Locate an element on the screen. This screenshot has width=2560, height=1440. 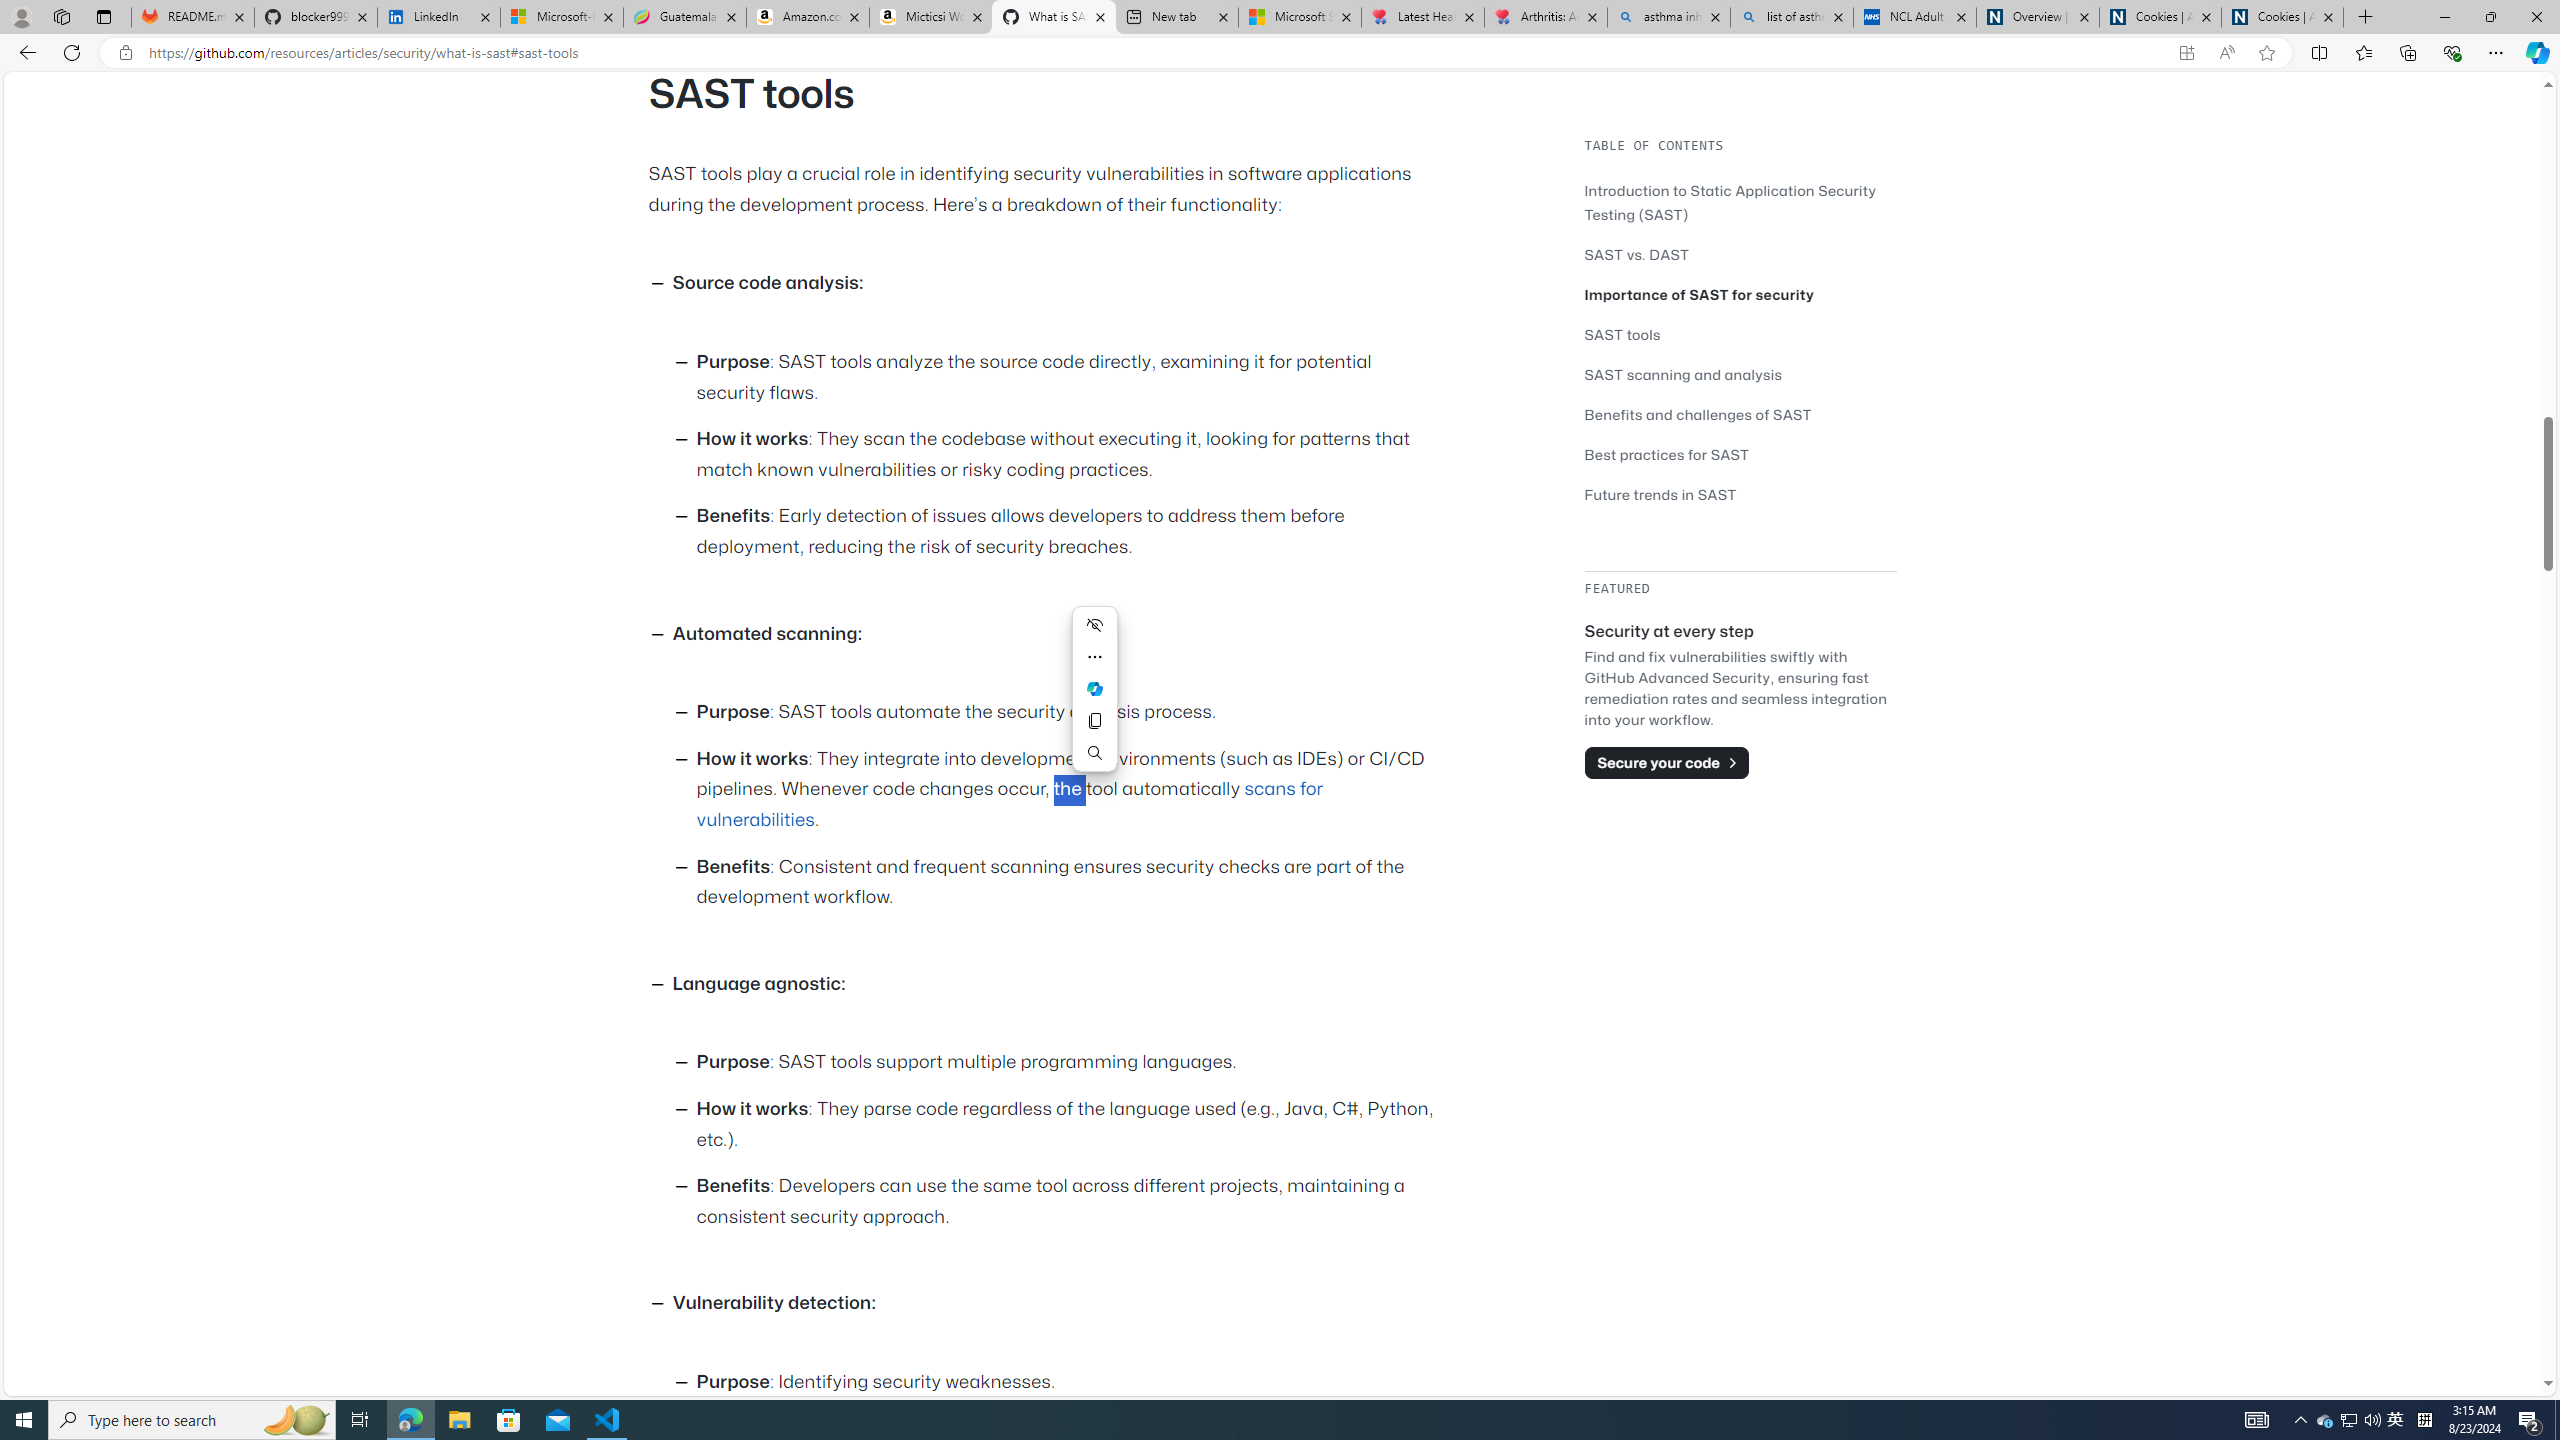
'Ask Copilot' is located at coordinates (1093, 689).